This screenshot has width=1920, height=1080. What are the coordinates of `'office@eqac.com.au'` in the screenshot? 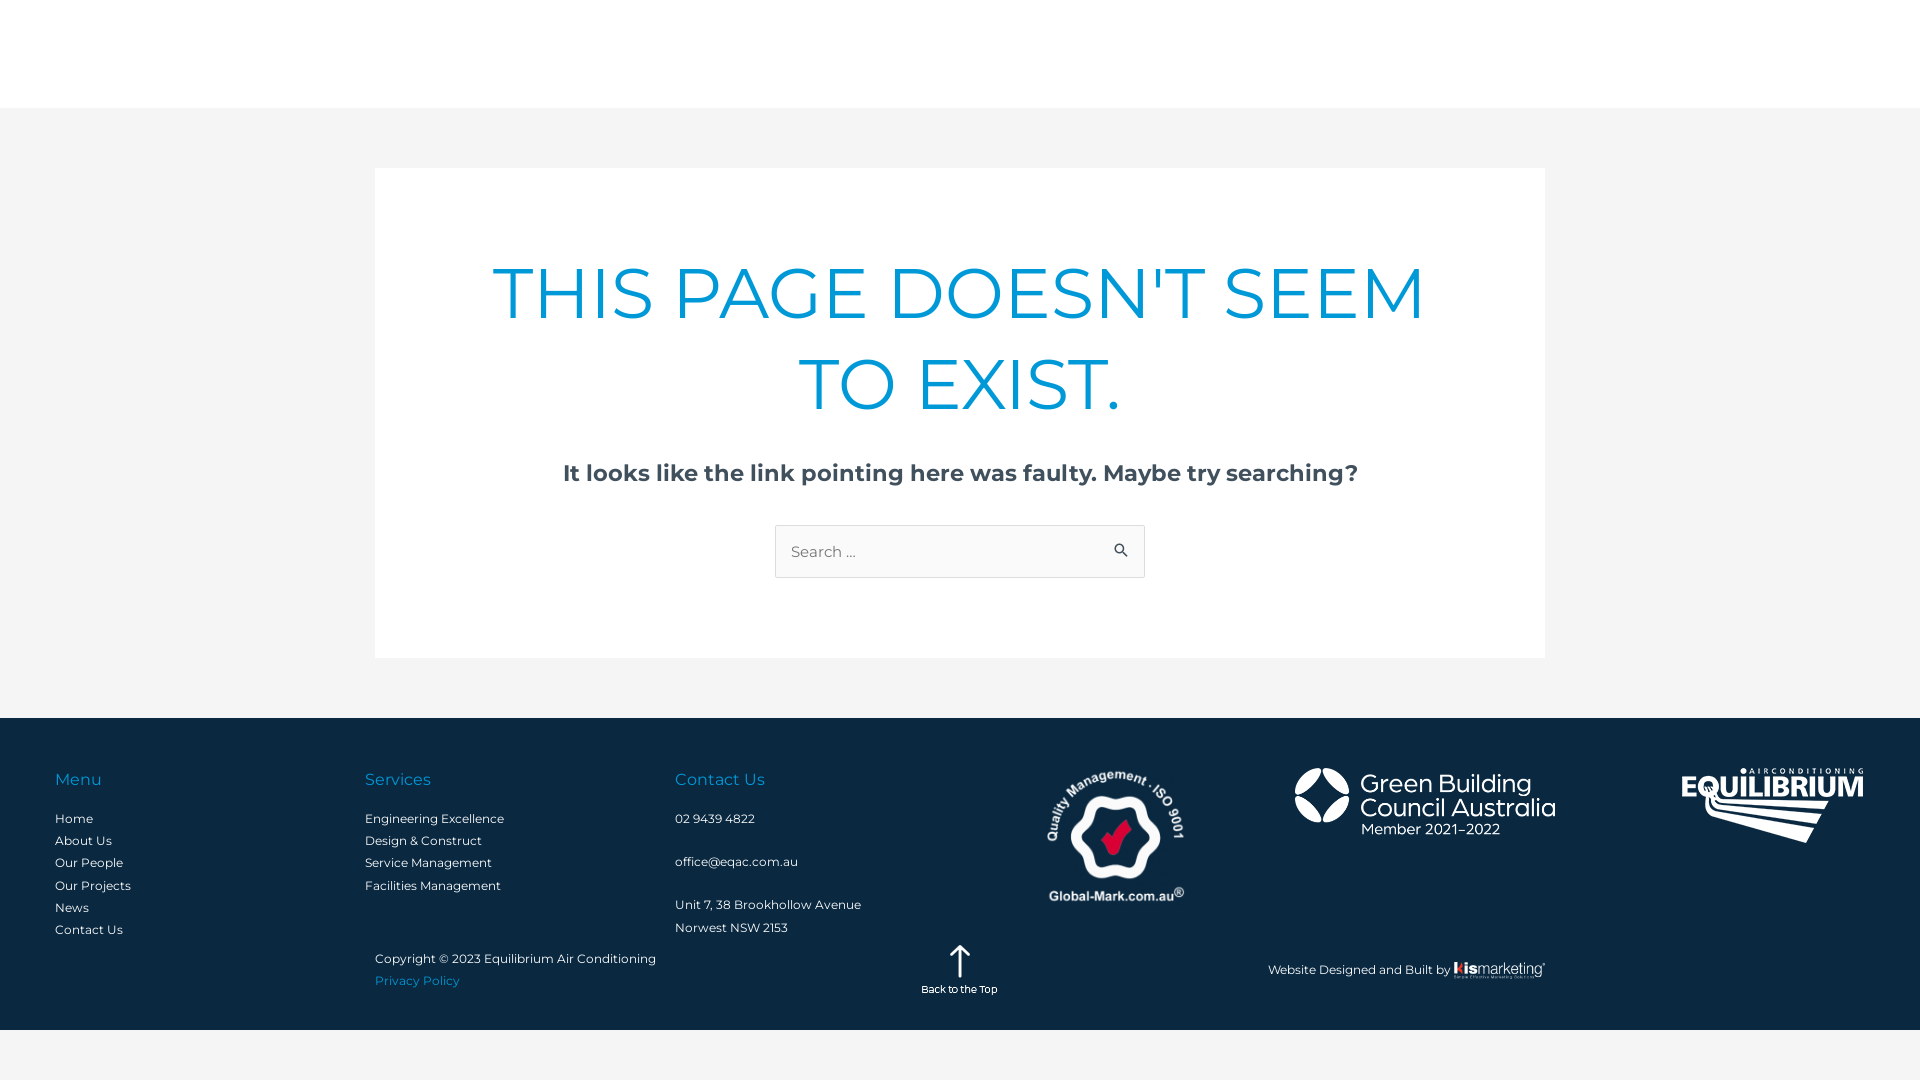 It's located at (735, 860).